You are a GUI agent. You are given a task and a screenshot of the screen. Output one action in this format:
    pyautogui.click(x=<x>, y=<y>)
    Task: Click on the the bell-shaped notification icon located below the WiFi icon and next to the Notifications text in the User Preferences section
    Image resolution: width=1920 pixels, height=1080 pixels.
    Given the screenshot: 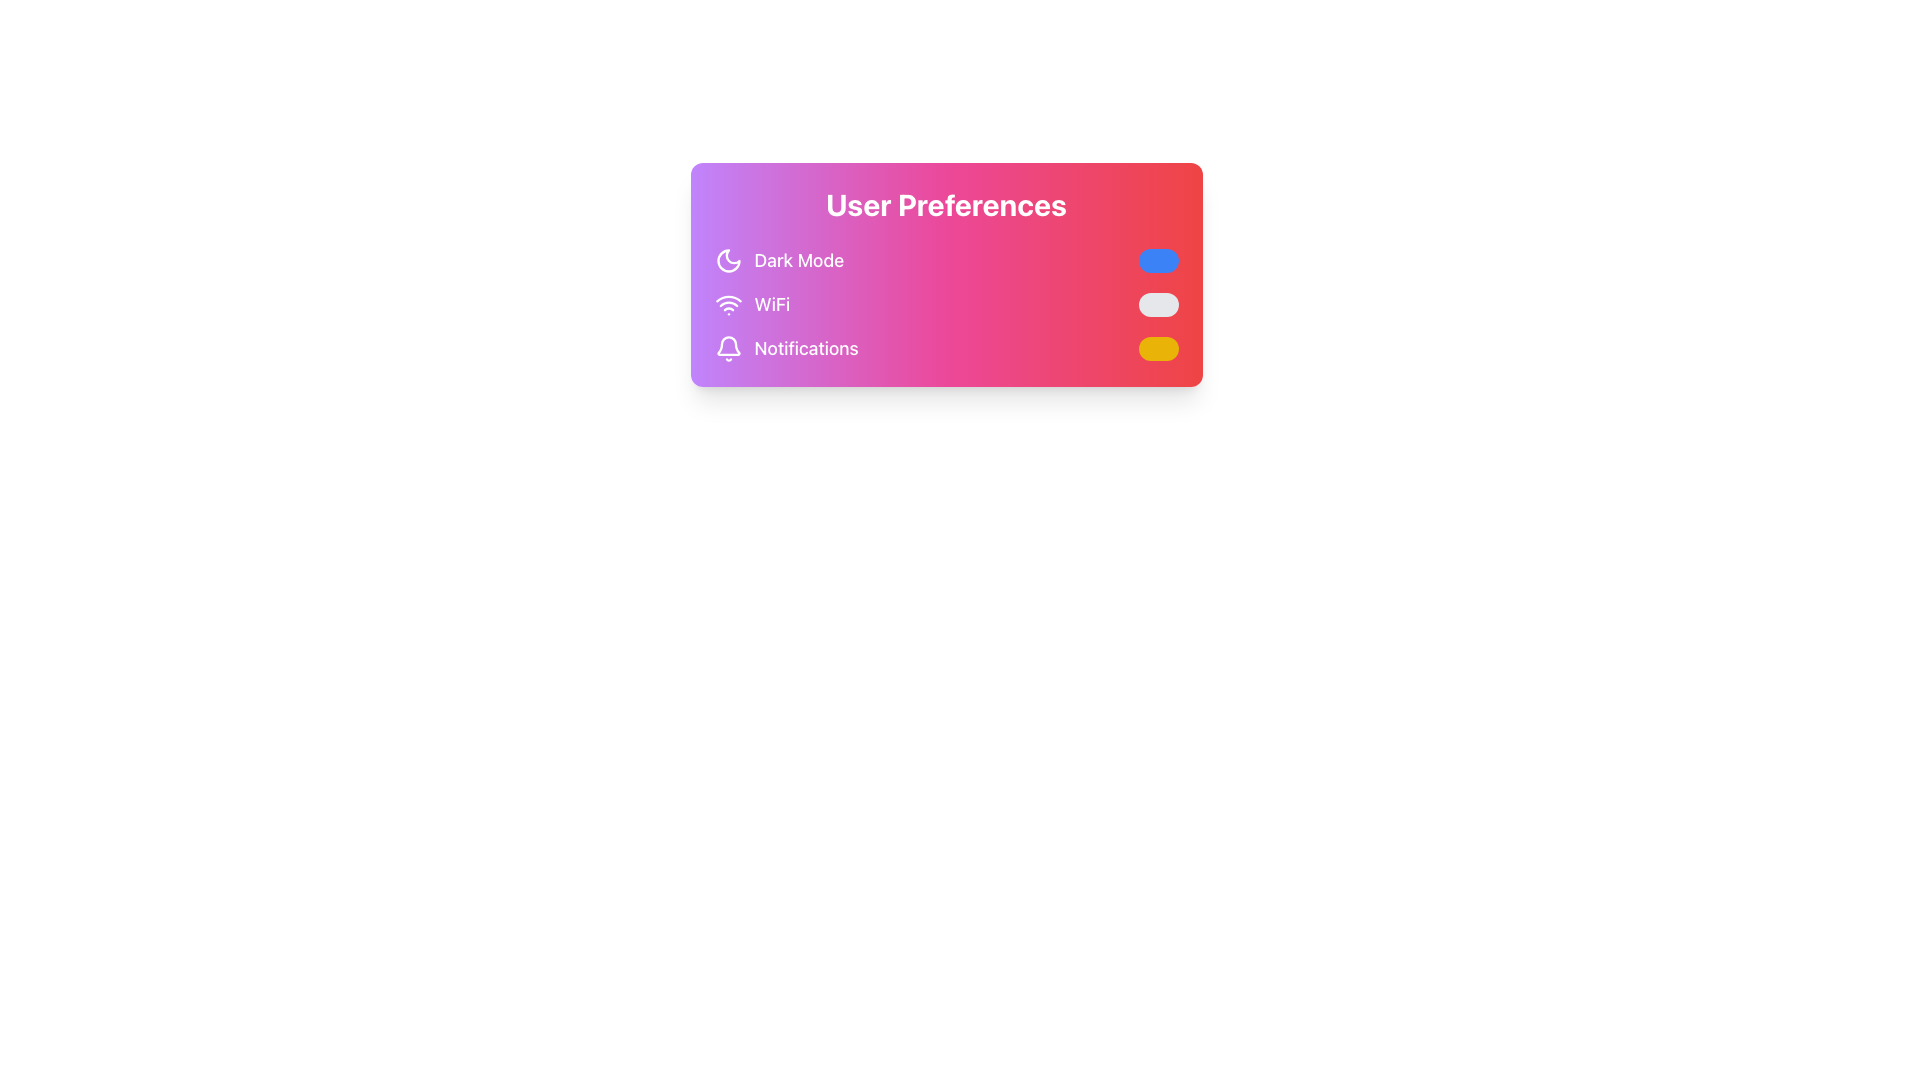 What is the action you would take?
    pyautogui.click(x=727, y=345)
    